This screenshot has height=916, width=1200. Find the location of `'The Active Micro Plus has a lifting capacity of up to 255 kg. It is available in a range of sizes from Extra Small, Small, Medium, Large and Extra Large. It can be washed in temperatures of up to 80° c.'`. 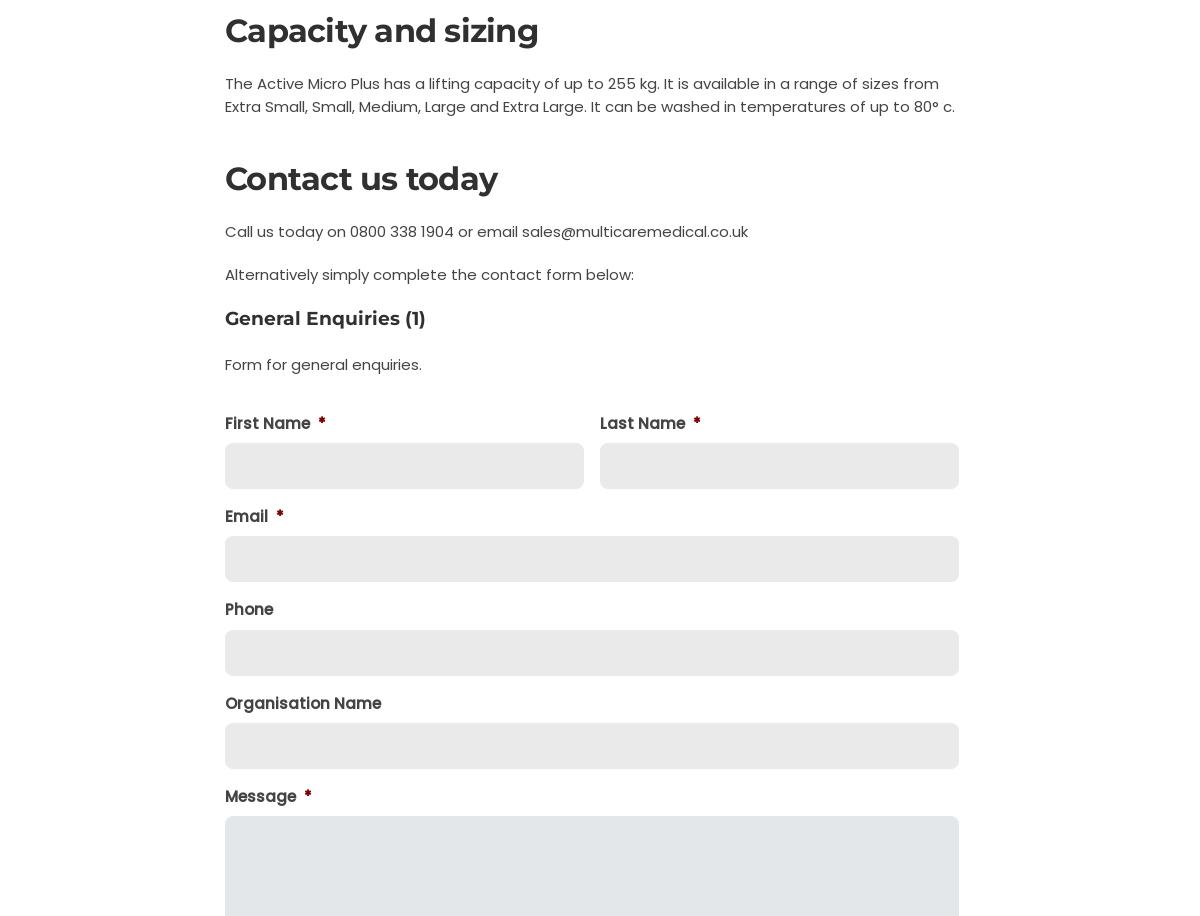

'The Active Micro Plus has a lifting capacity of up to 255 kg. It is available in a range of sizes from Extra Small, Small, Medium, Large and Extra Large. It can be washed in temperatures of up to 80° c.' is located at coordinates (224, 93).